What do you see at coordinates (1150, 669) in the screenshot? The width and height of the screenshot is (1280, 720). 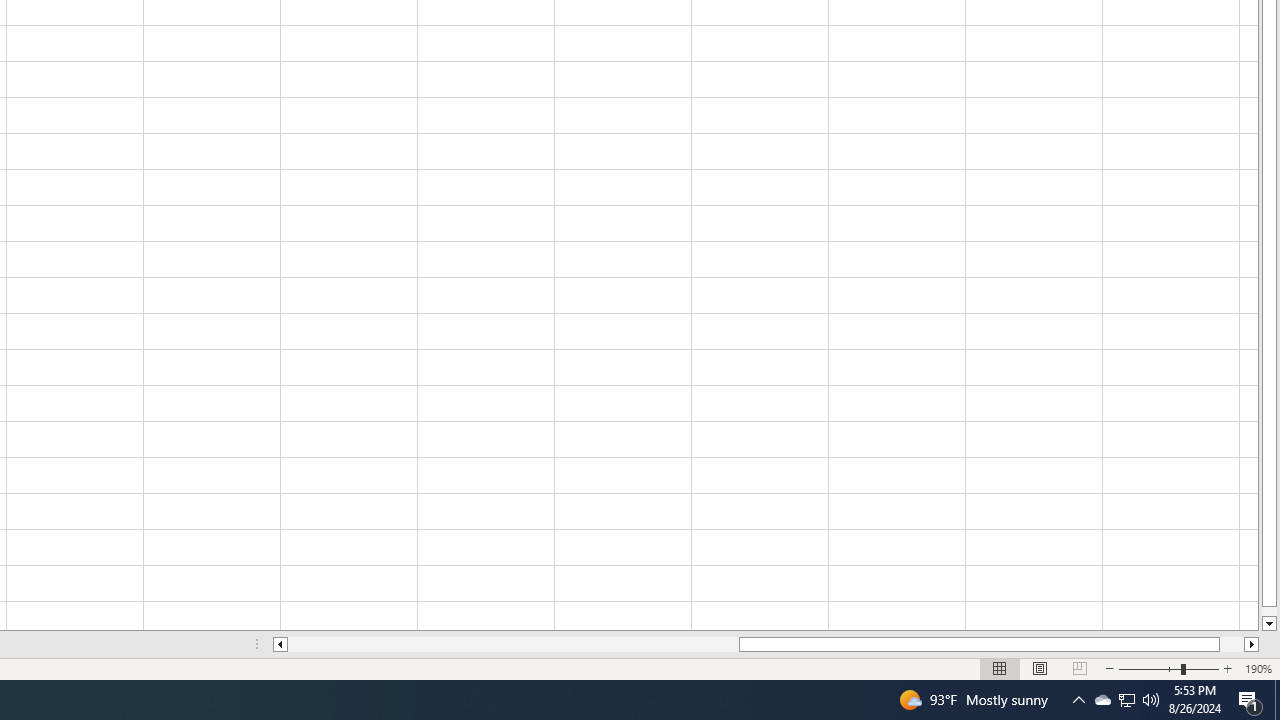 I see `'Zoom Out'` at bounding box center [1150, 669].